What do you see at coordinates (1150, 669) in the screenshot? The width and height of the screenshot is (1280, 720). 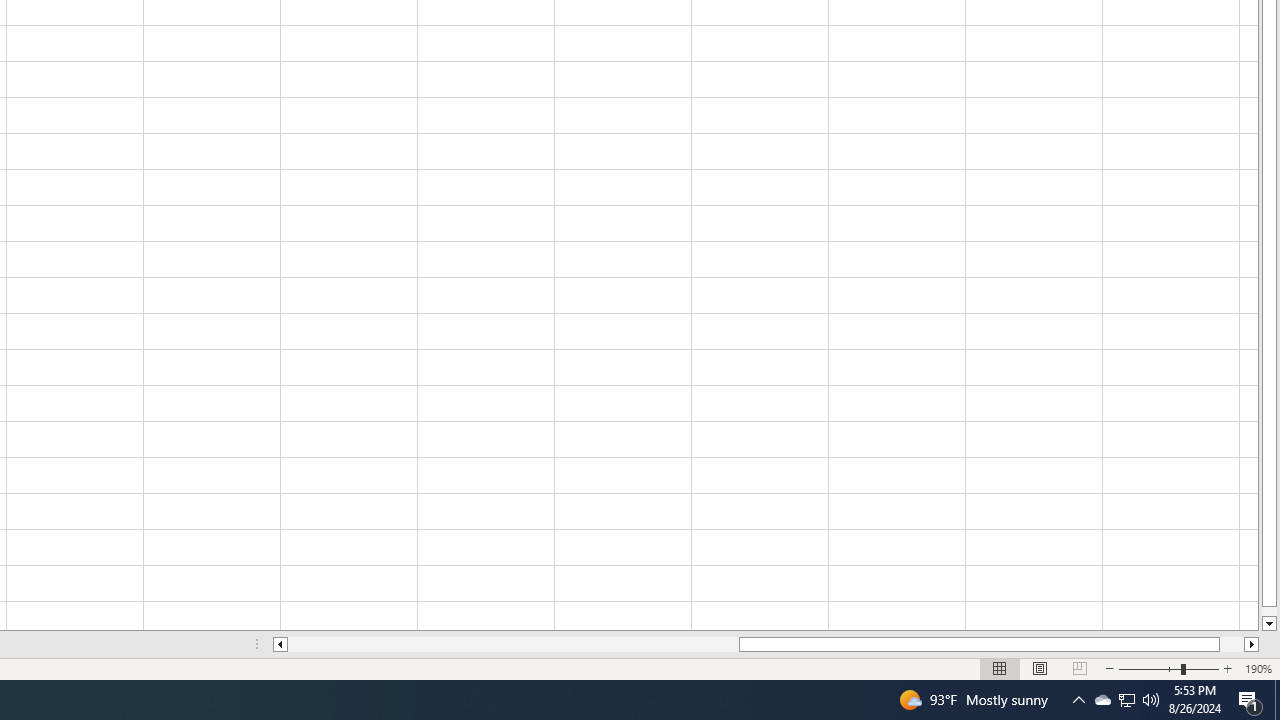 I see `'Zoom Out'` at bounding box center [1150, 669].